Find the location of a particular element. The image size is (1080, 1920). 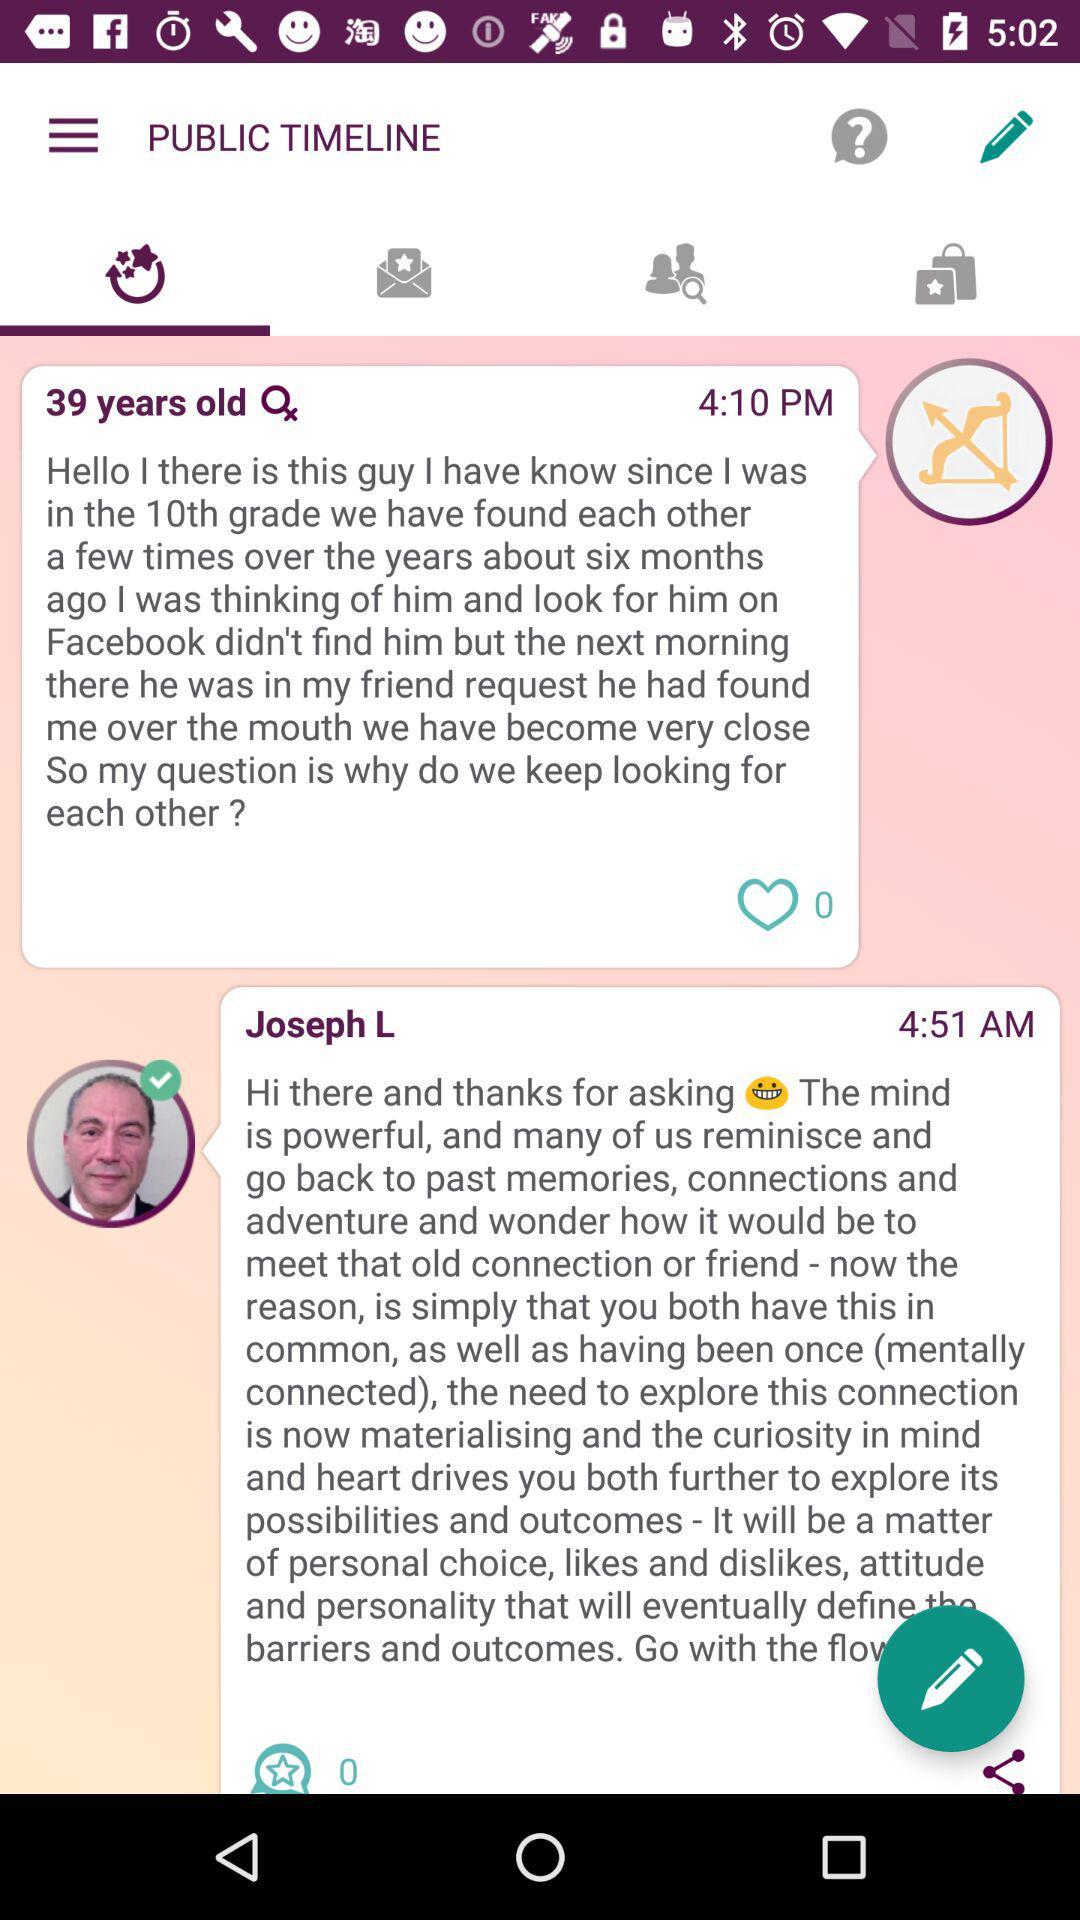

author of the comment is located at coordinates (111, 1143).